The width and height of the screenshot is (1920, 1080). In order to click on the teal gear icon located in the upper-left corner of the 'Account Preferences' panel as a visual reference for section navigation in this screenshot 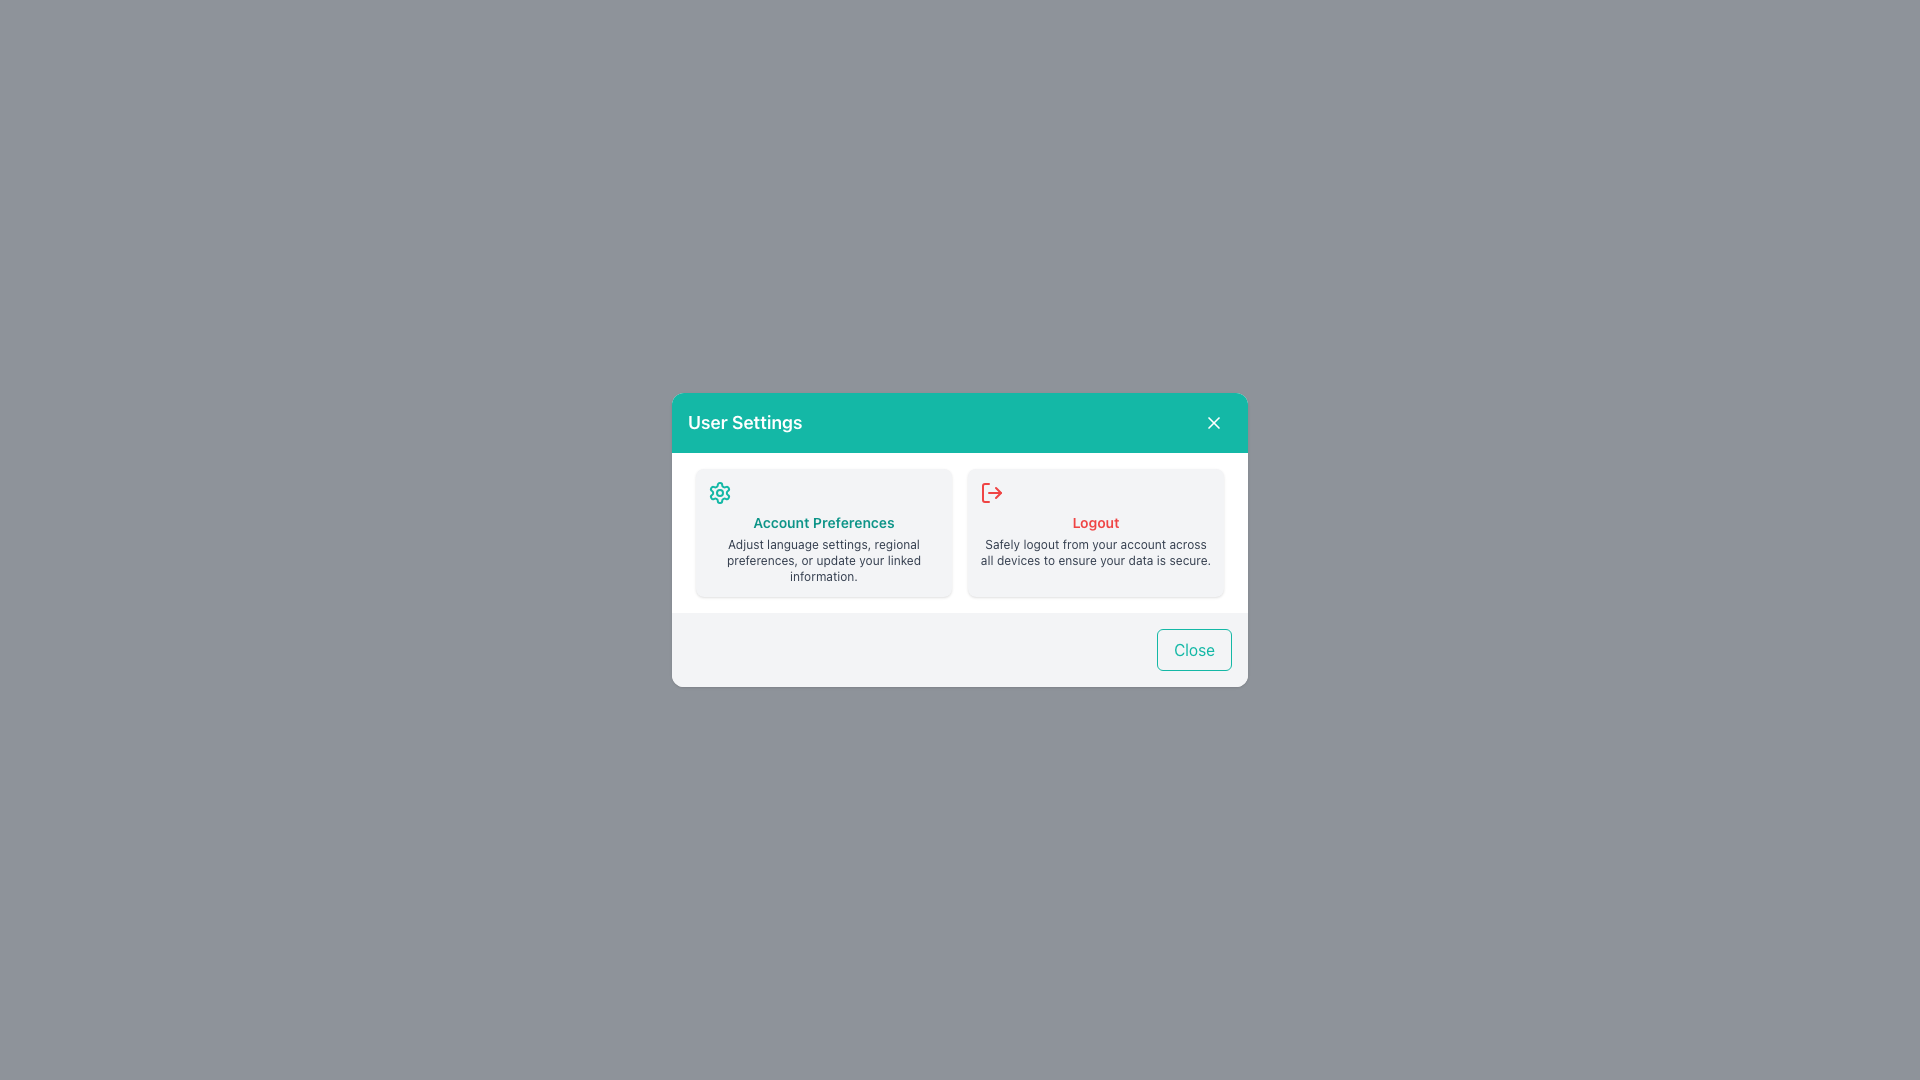, I will do `click(720, 493)`.